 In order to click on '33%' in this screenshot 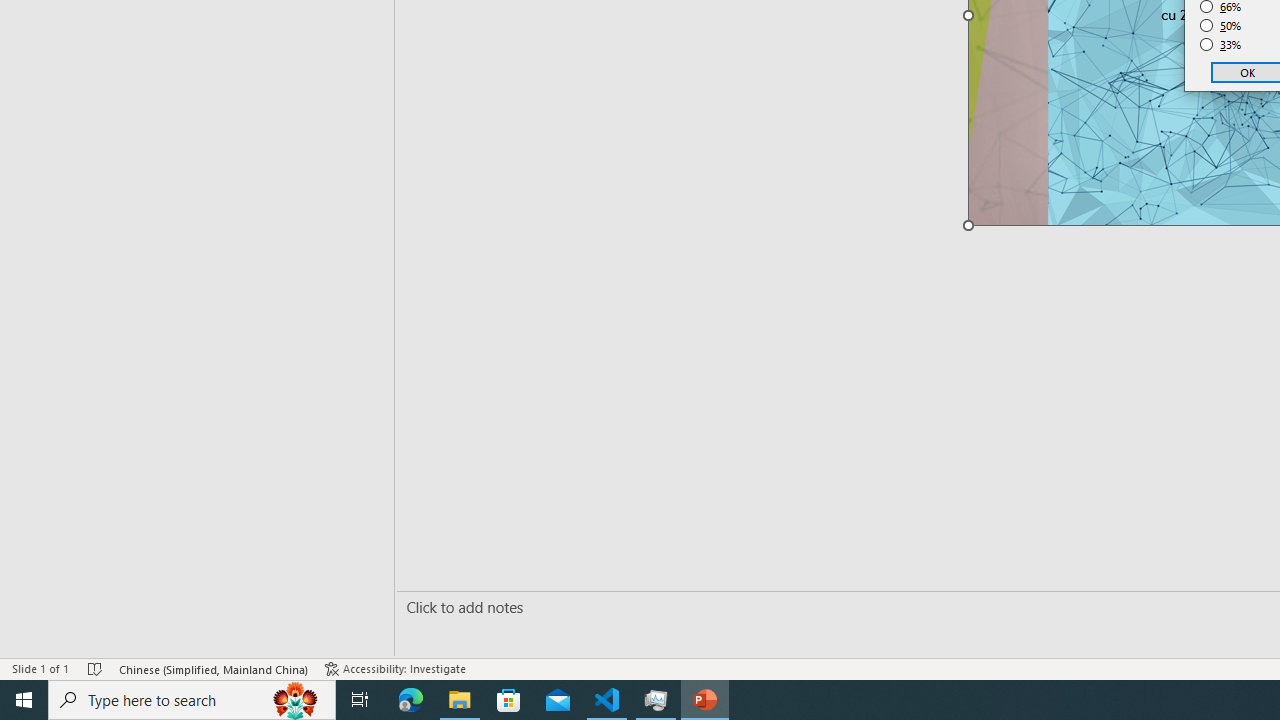, I will do `click(1220, 45)`.